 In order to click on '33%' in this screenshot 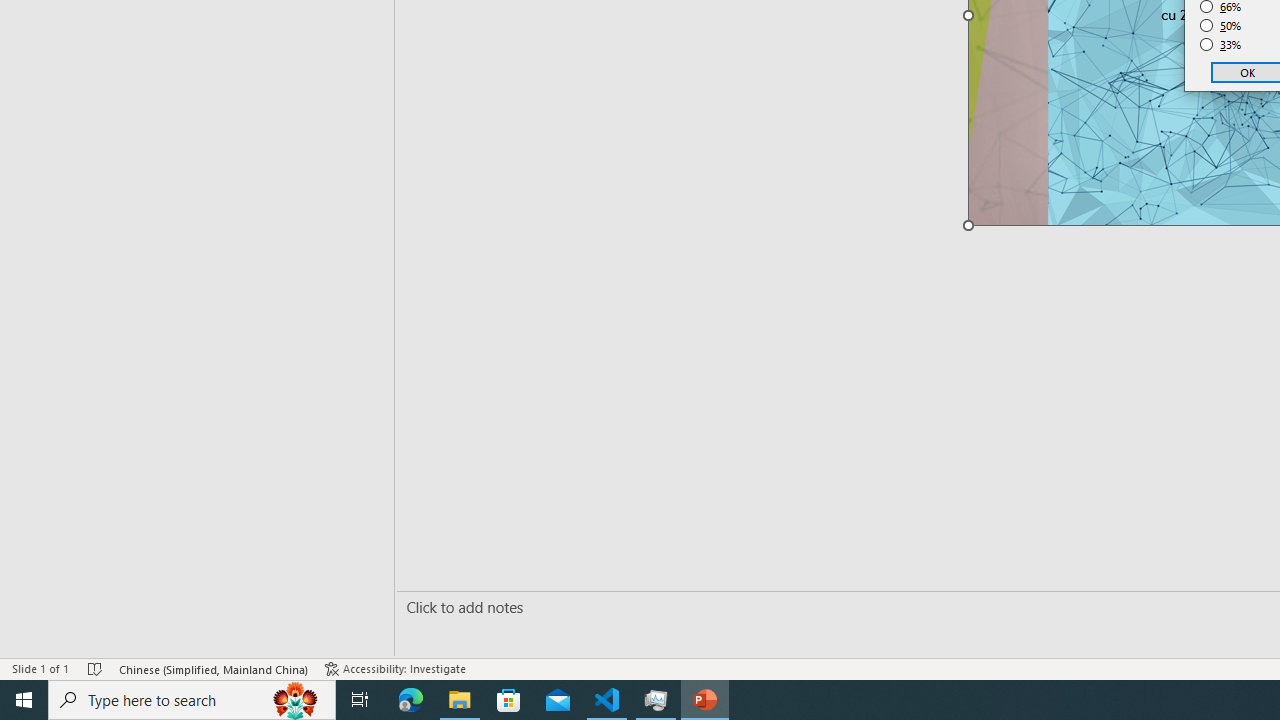, I will do `click(1220, 45)`.